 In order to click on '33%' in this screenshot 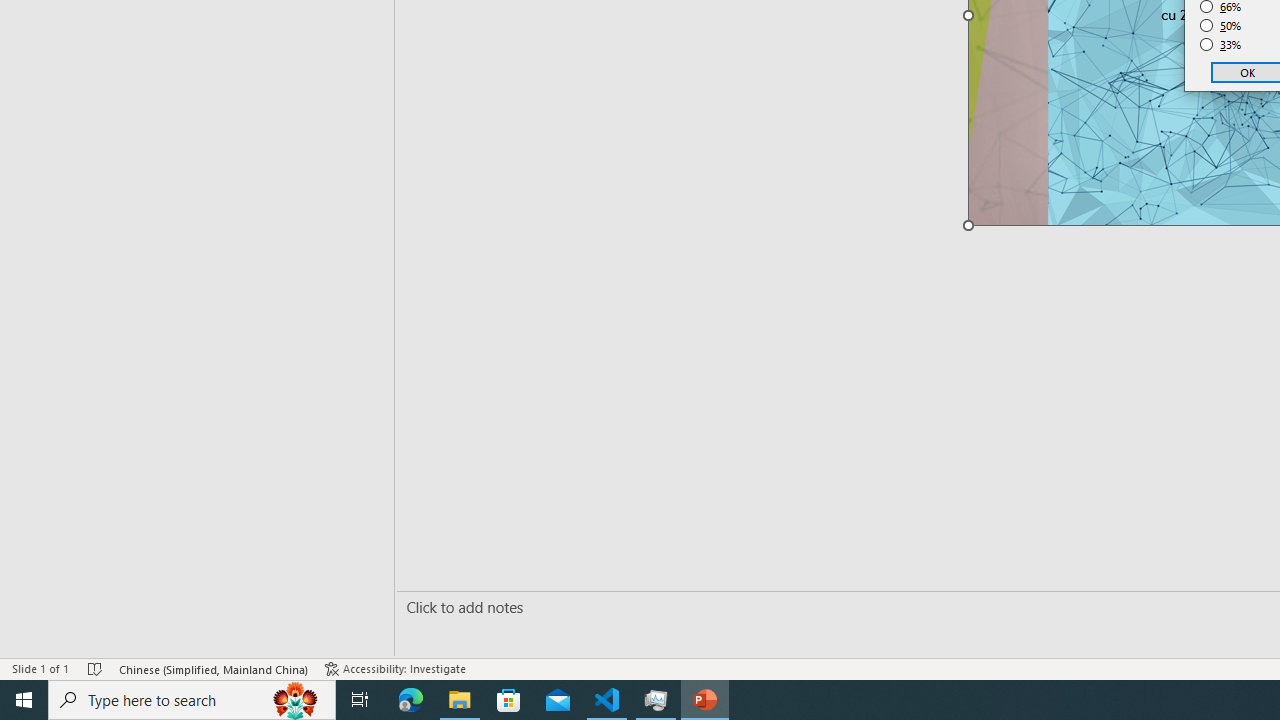, I will do `click(1220, 45)`.